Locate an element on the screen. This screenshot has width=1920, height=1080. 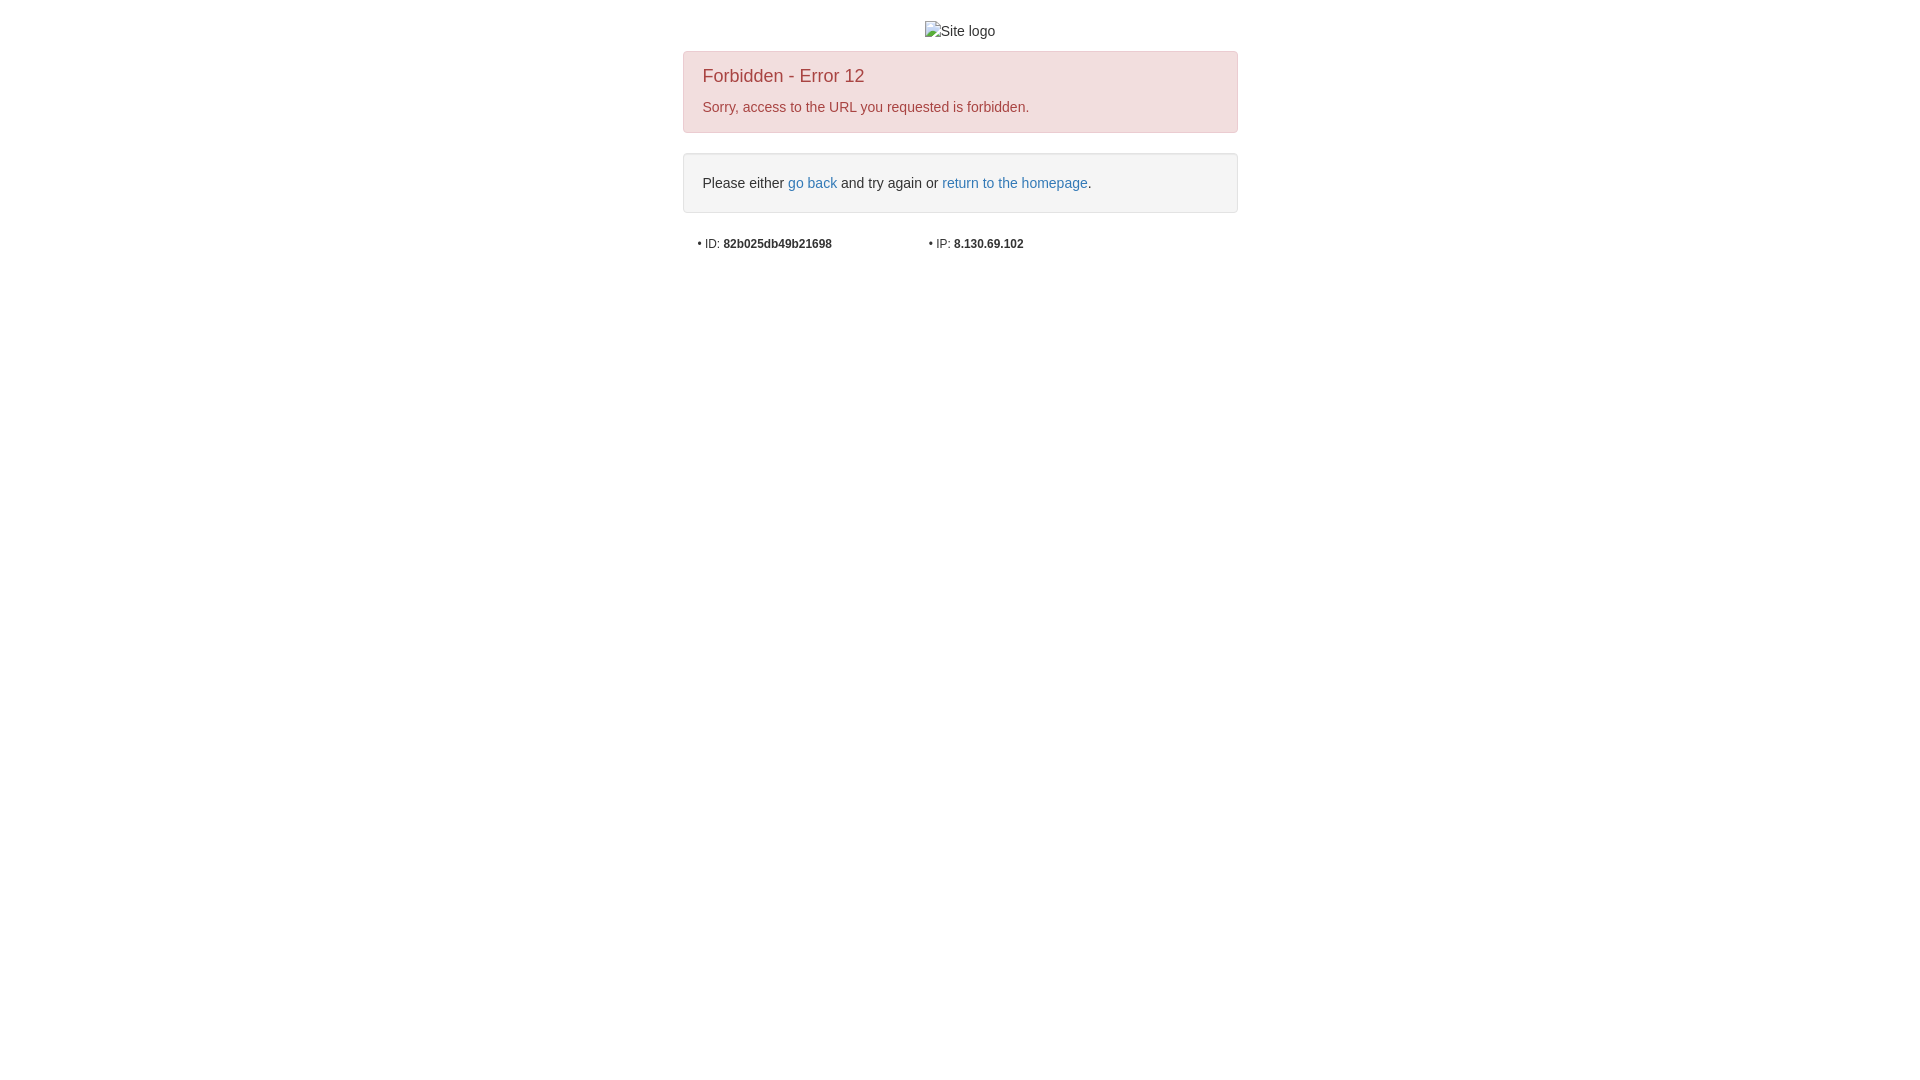
'return to the homepage' is located at coordinates (1014, 182).